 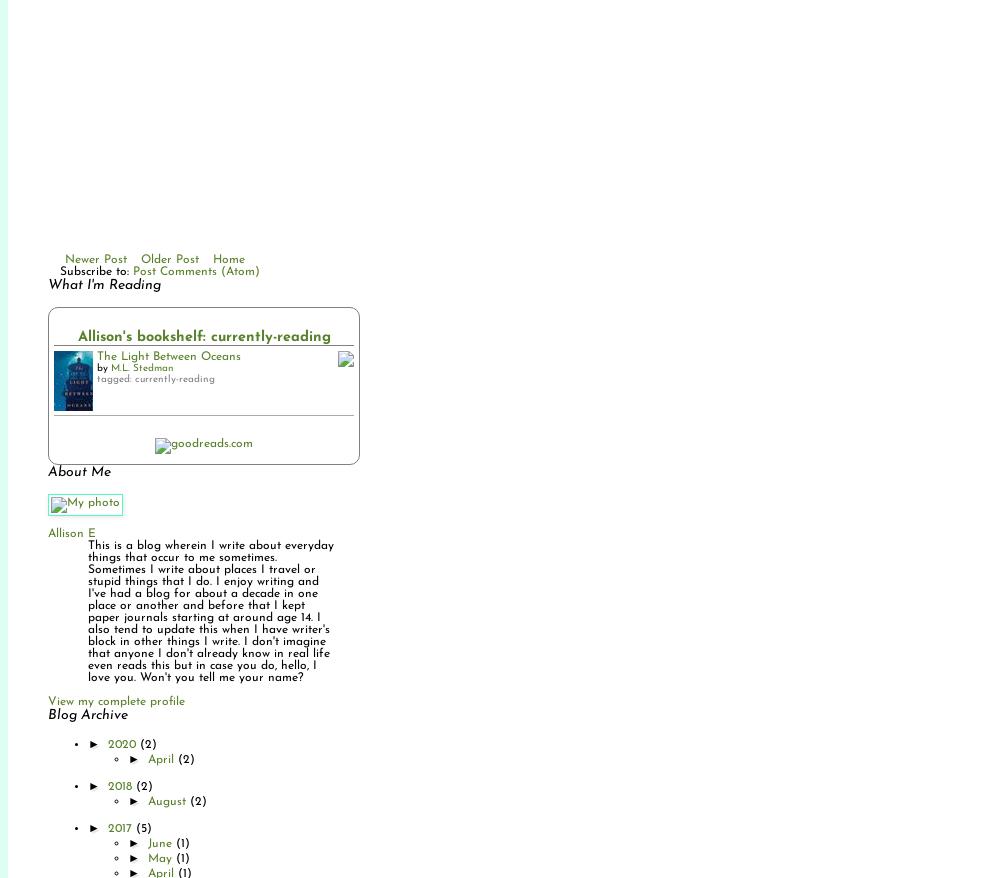 What do you see at coordinates (155, 378) in the screenshot?
I see `'tagged:
            currently-reading'` at bounding box center [155, 378].